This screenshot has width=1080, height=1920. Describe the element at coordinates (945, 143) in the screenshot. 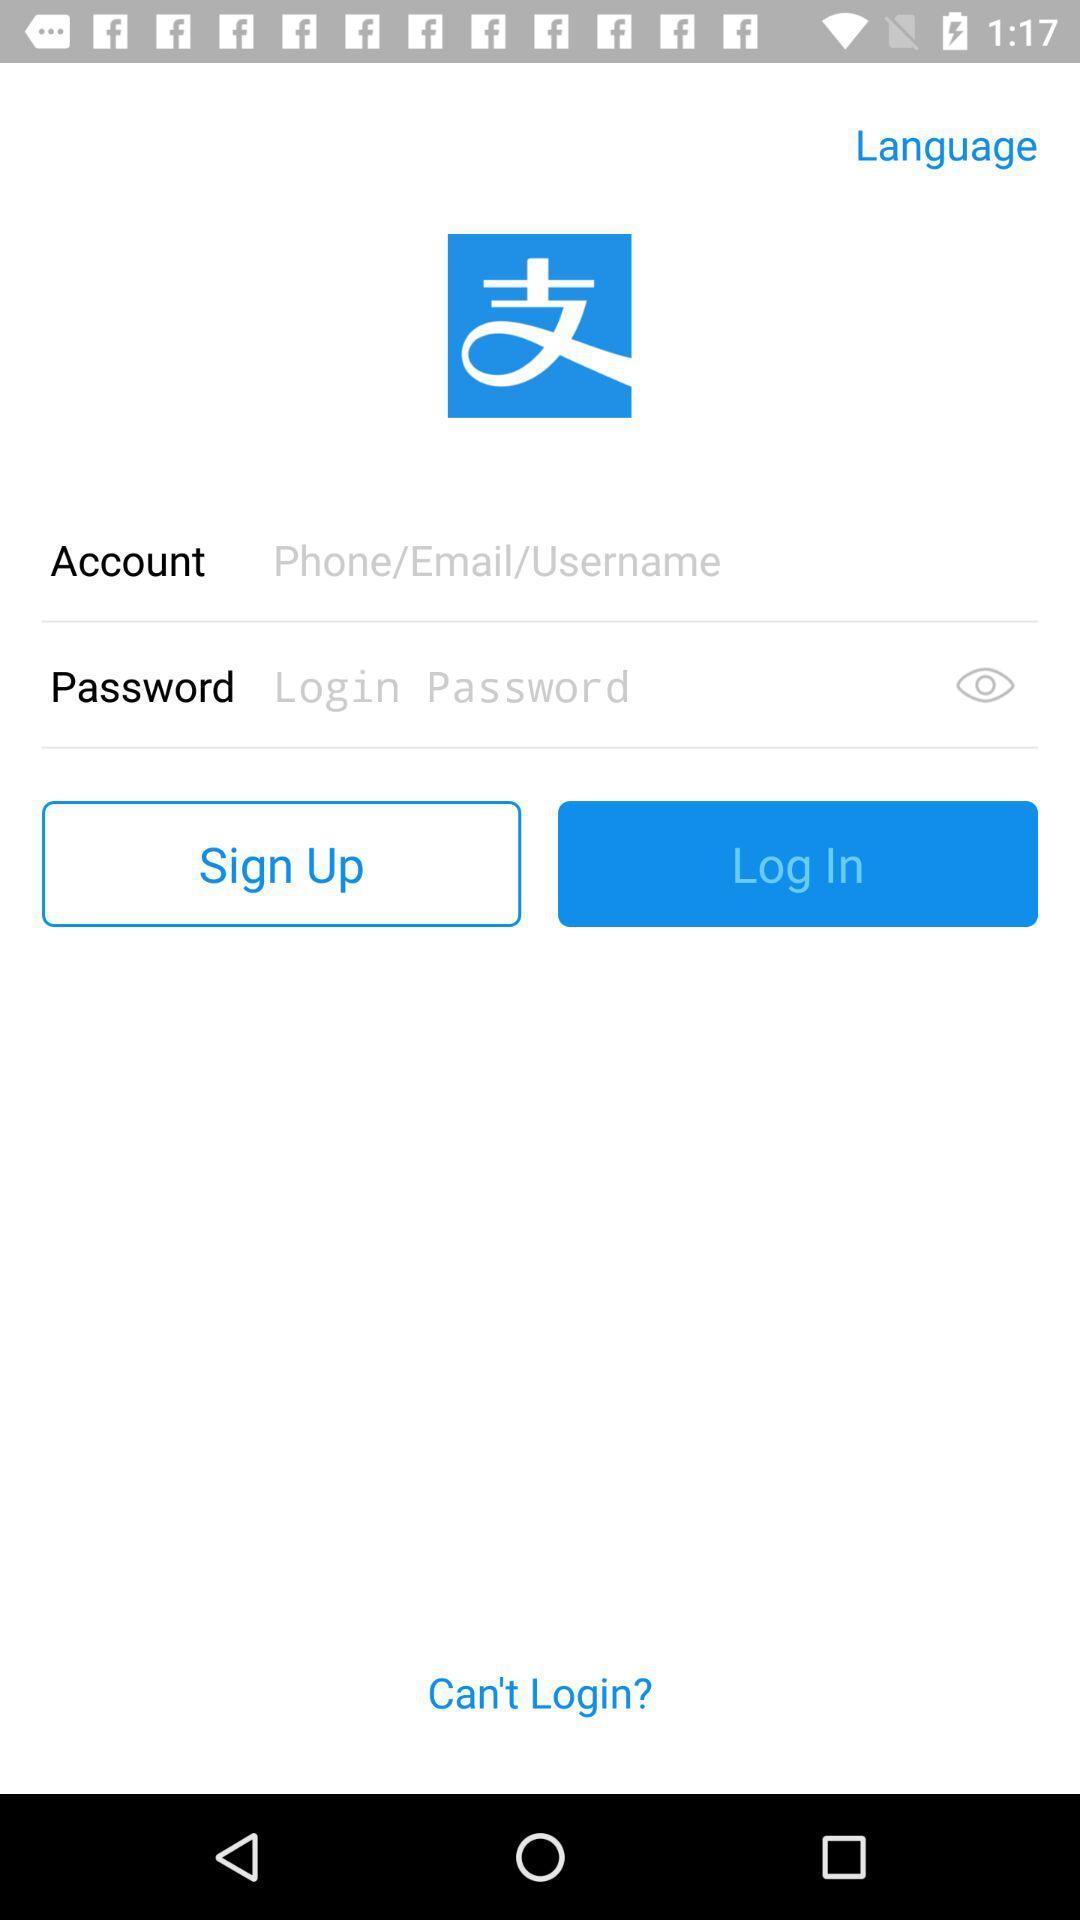

I see `the language item` at that location.